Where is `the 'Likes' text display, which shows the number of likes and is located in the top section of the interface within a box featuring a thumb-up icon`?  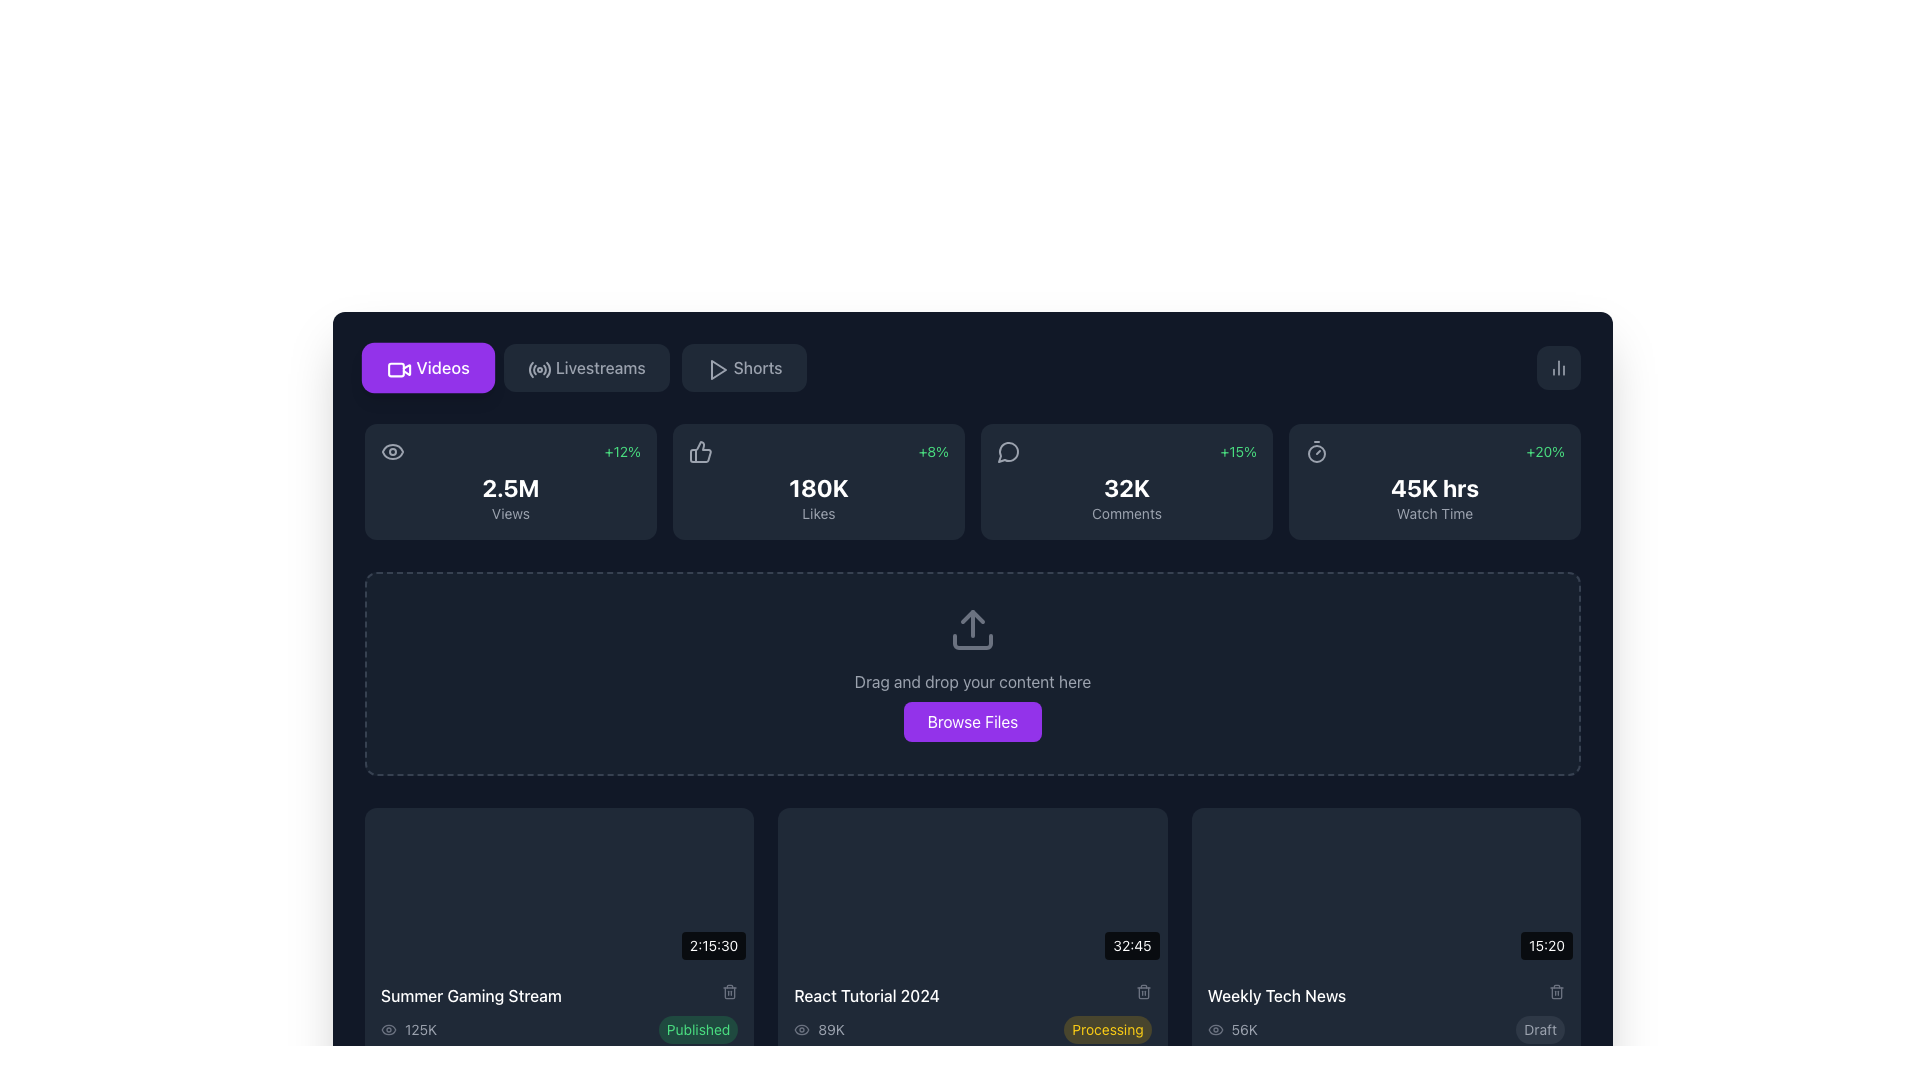 the 'Likes' text display, which shows the number of likes and is located in the top section of the interface within a box featuring a thumb-up icon is located at coordinates (819, 488).